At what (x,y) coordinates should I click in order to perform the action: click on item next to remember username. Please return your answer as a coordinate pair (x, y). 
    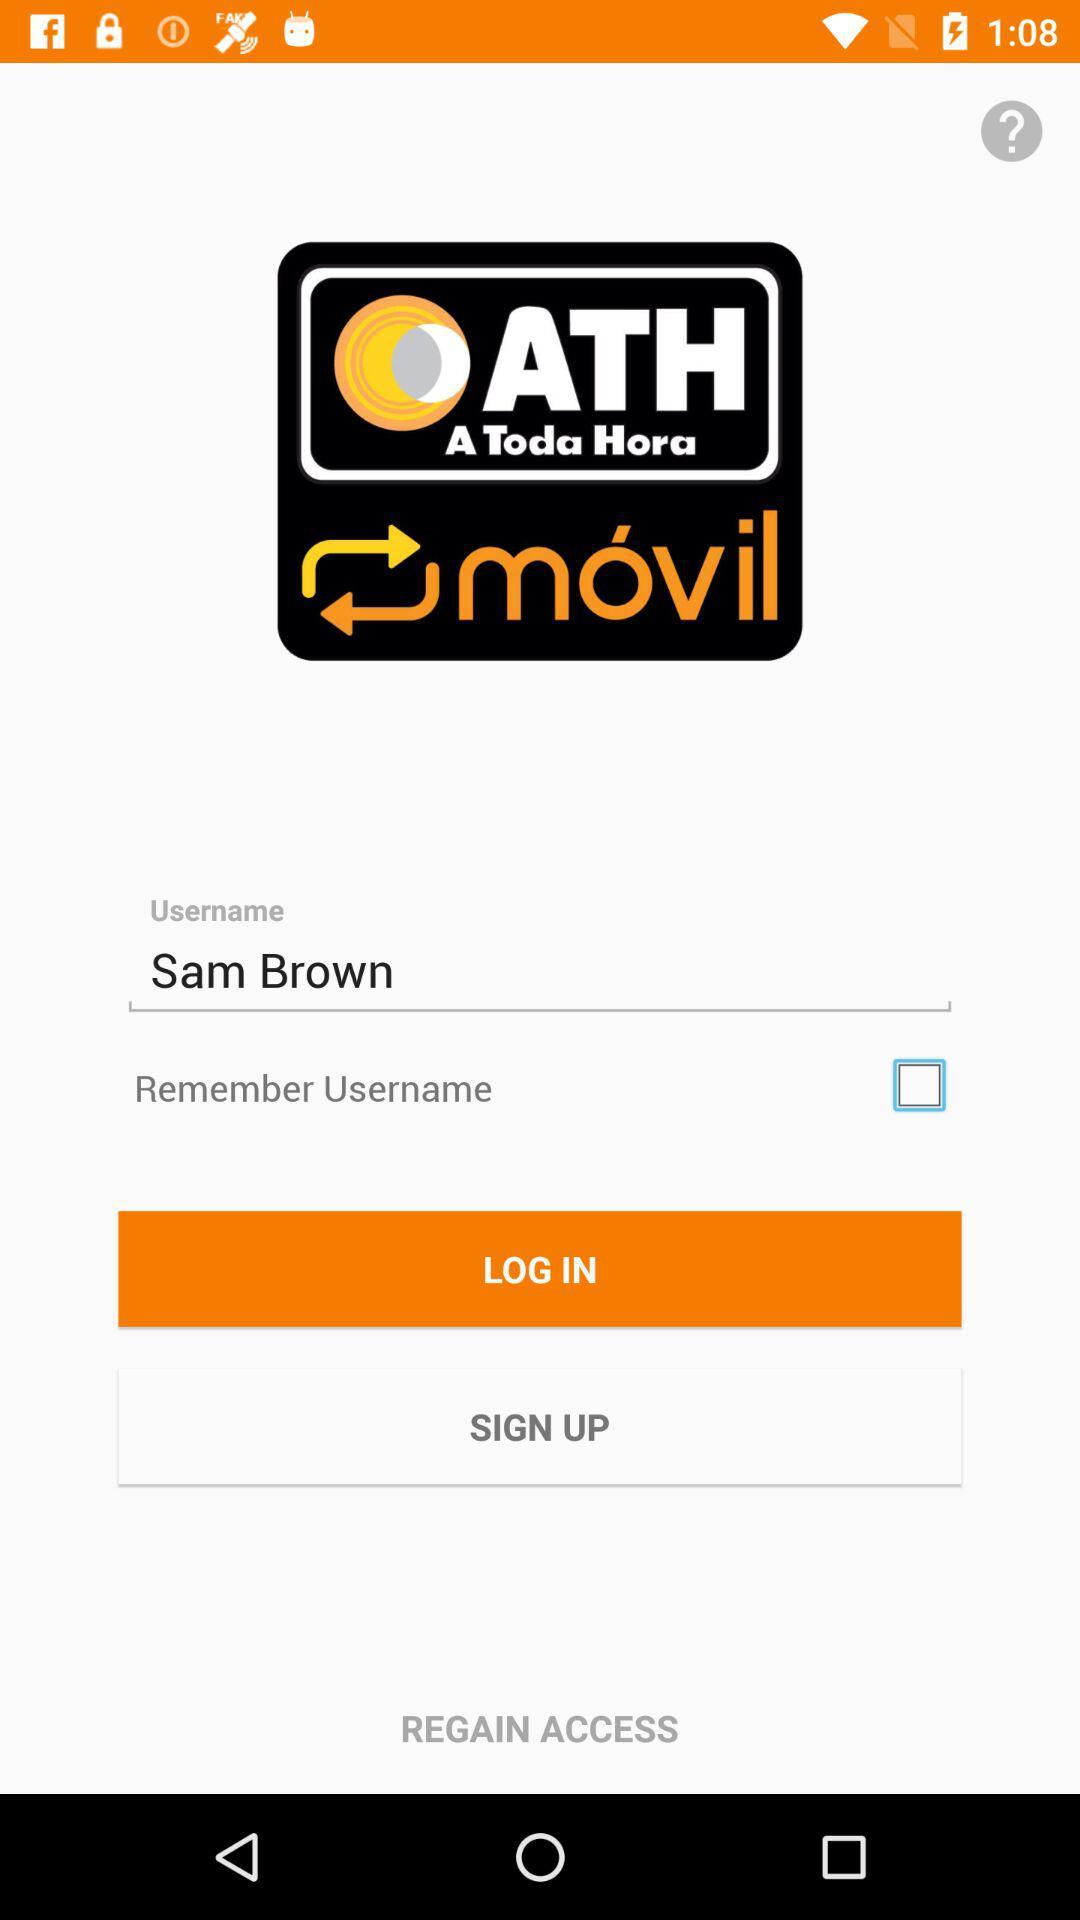
    Looking at the image, I should click on (919, 1084).